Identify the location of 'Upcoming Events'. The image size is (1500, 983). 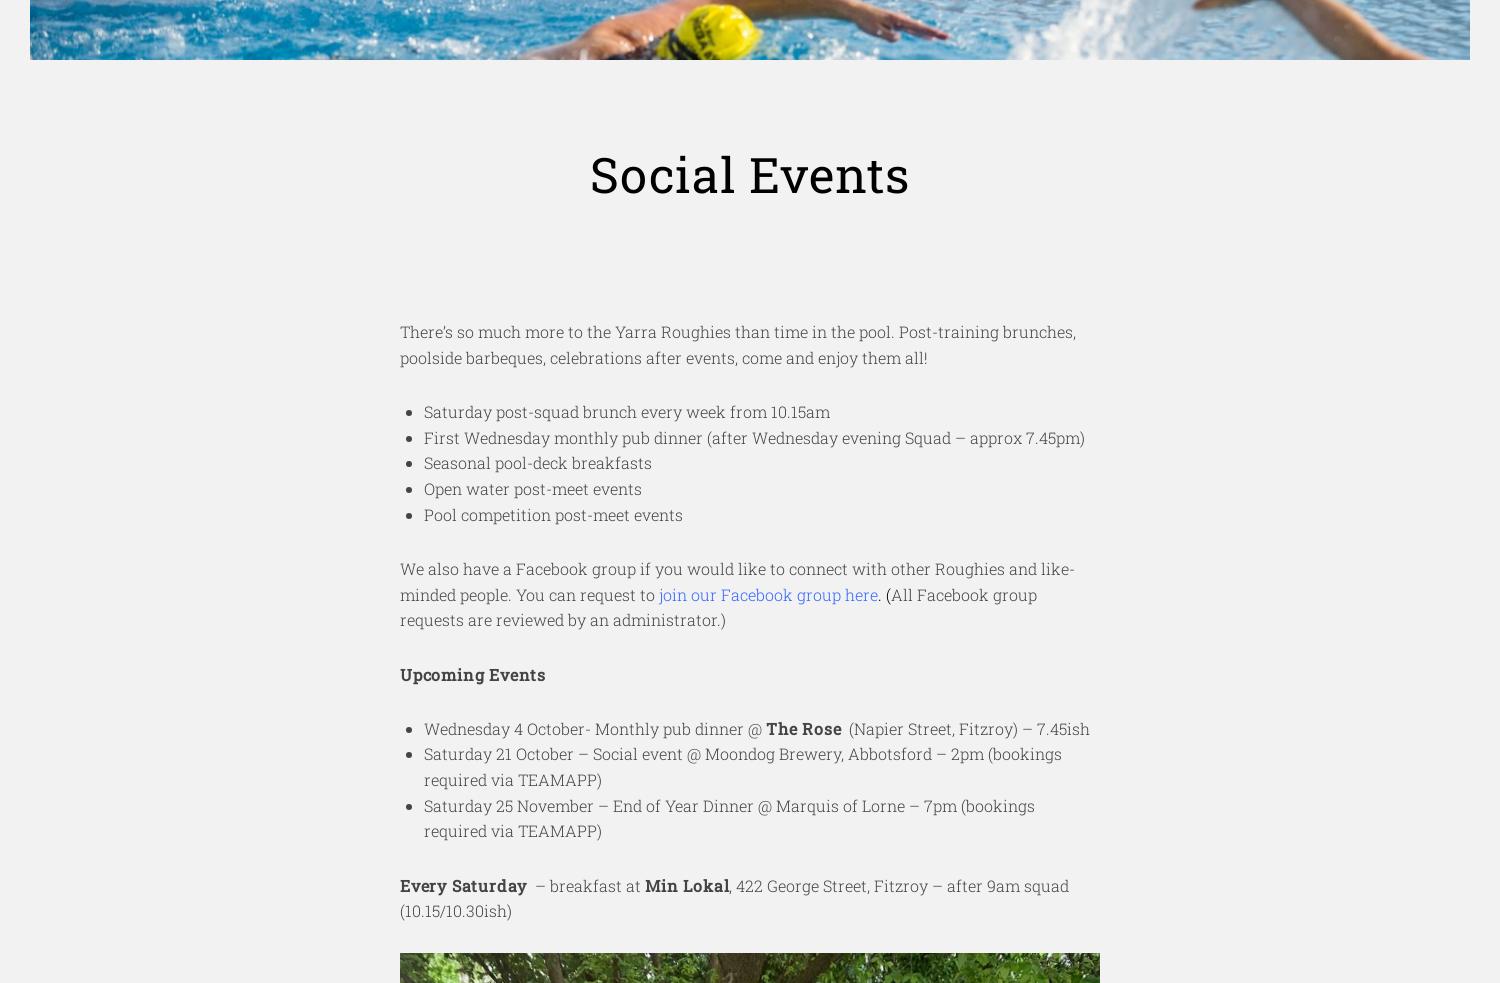
(400, 672).